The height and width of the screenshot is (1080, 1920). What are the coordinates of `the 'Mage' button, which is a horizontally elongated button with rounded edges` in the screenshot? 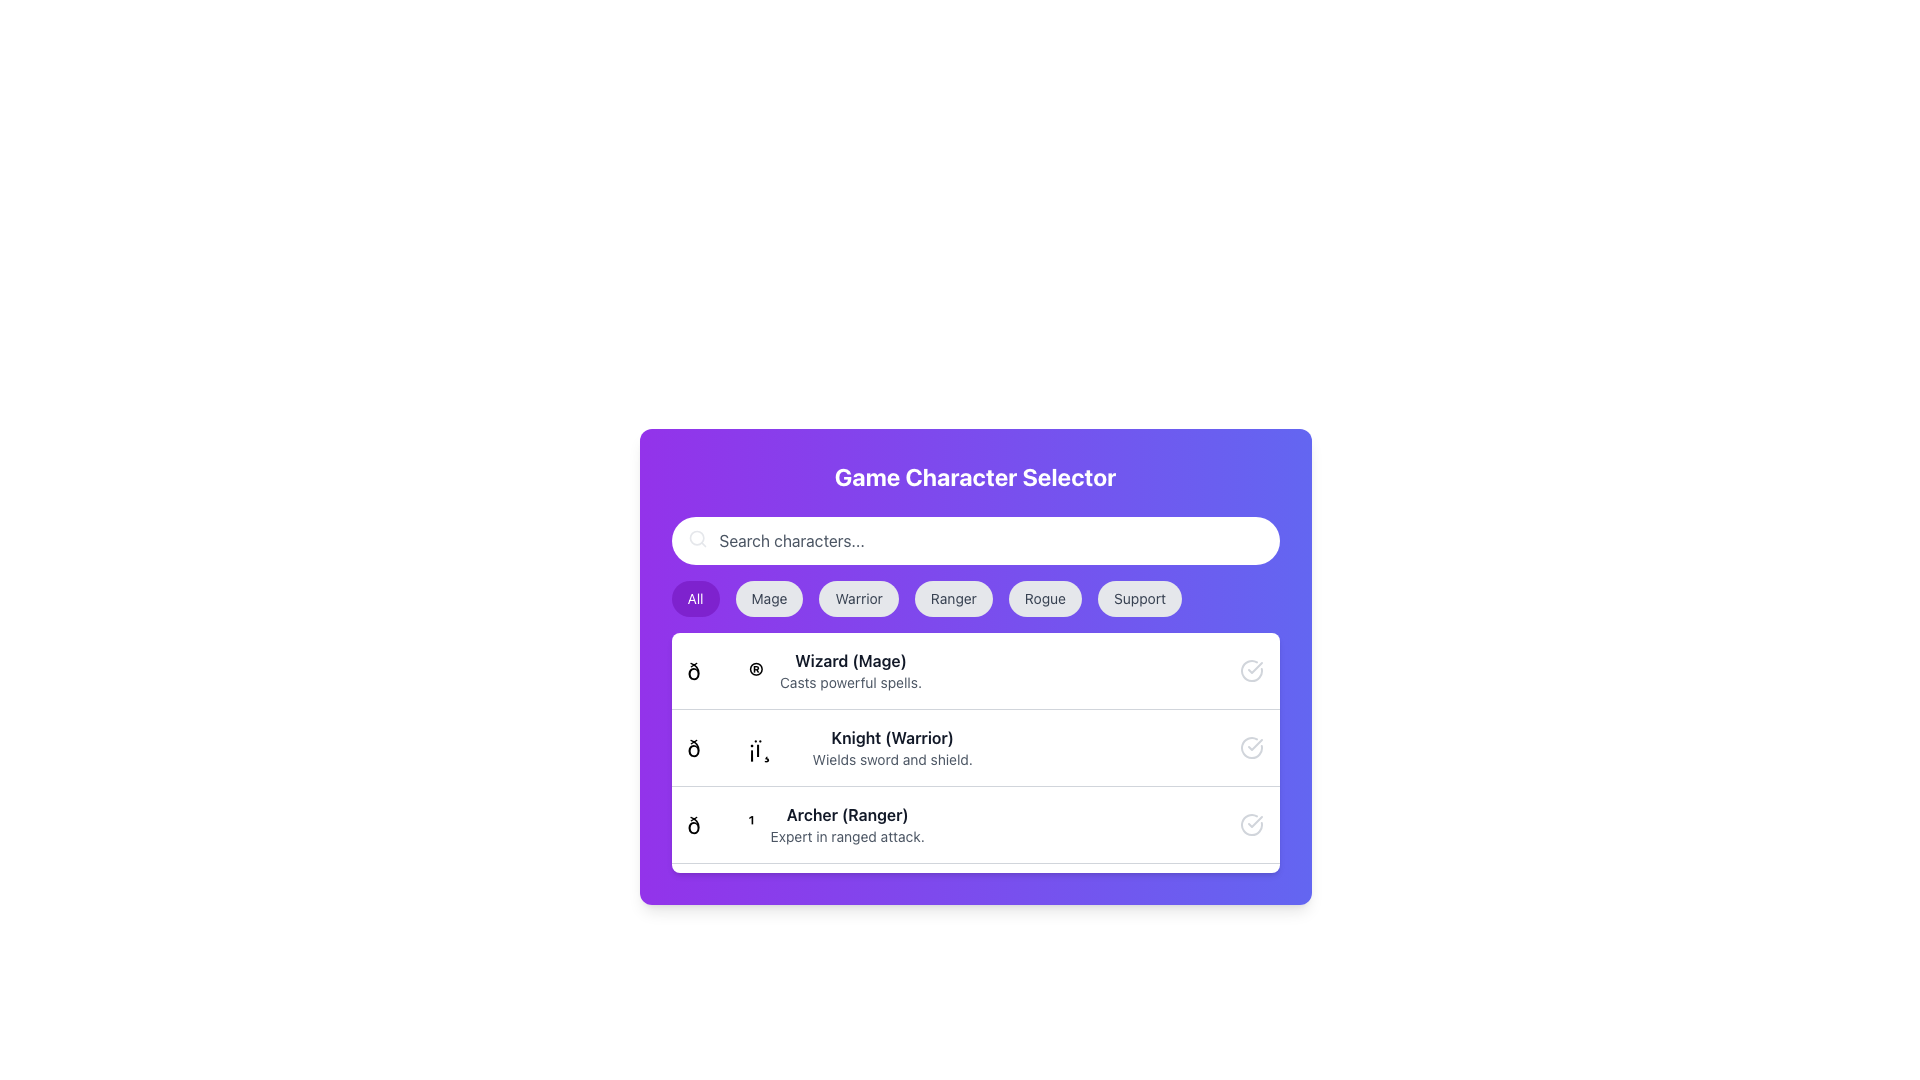 It's located at (768, 597).